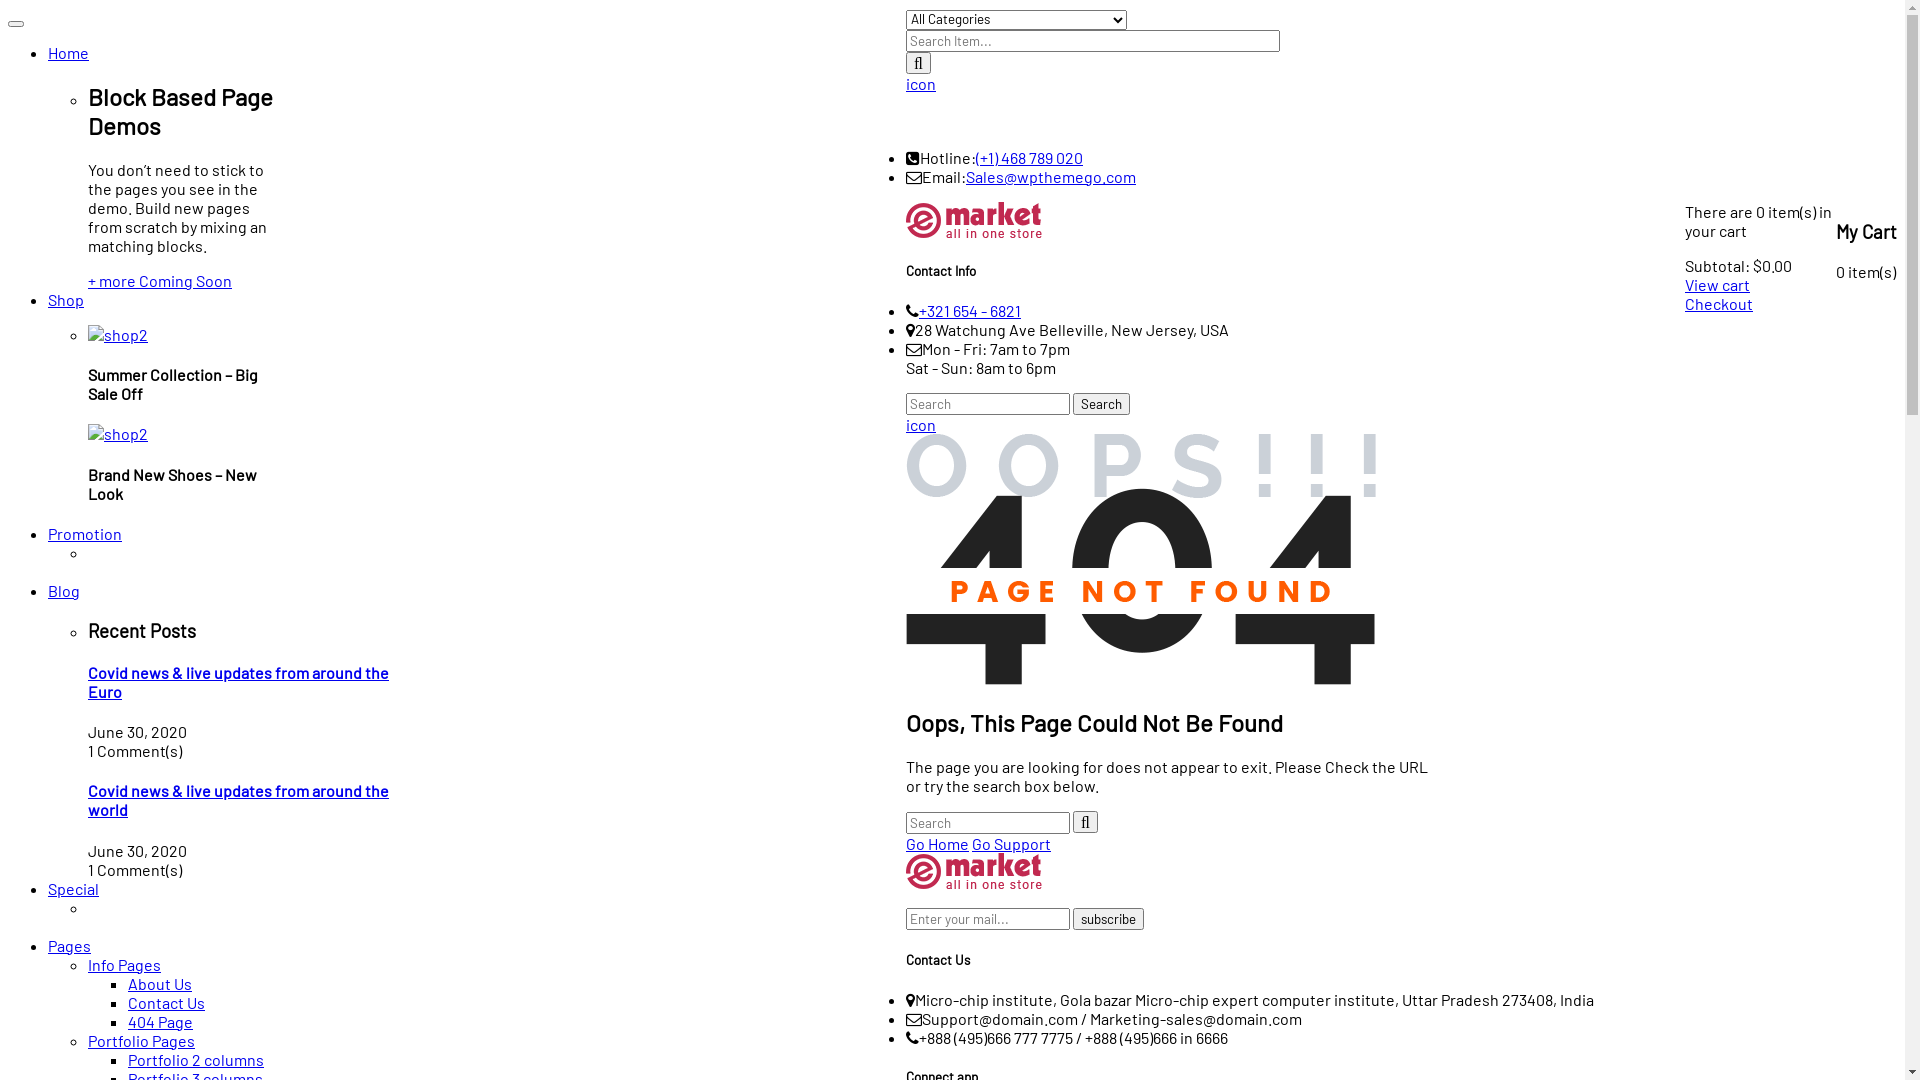 The width and height of the screenshot is (1920, 1080). I want to click on 'Covid news & live updates from around the Euro', so click(238, 681).